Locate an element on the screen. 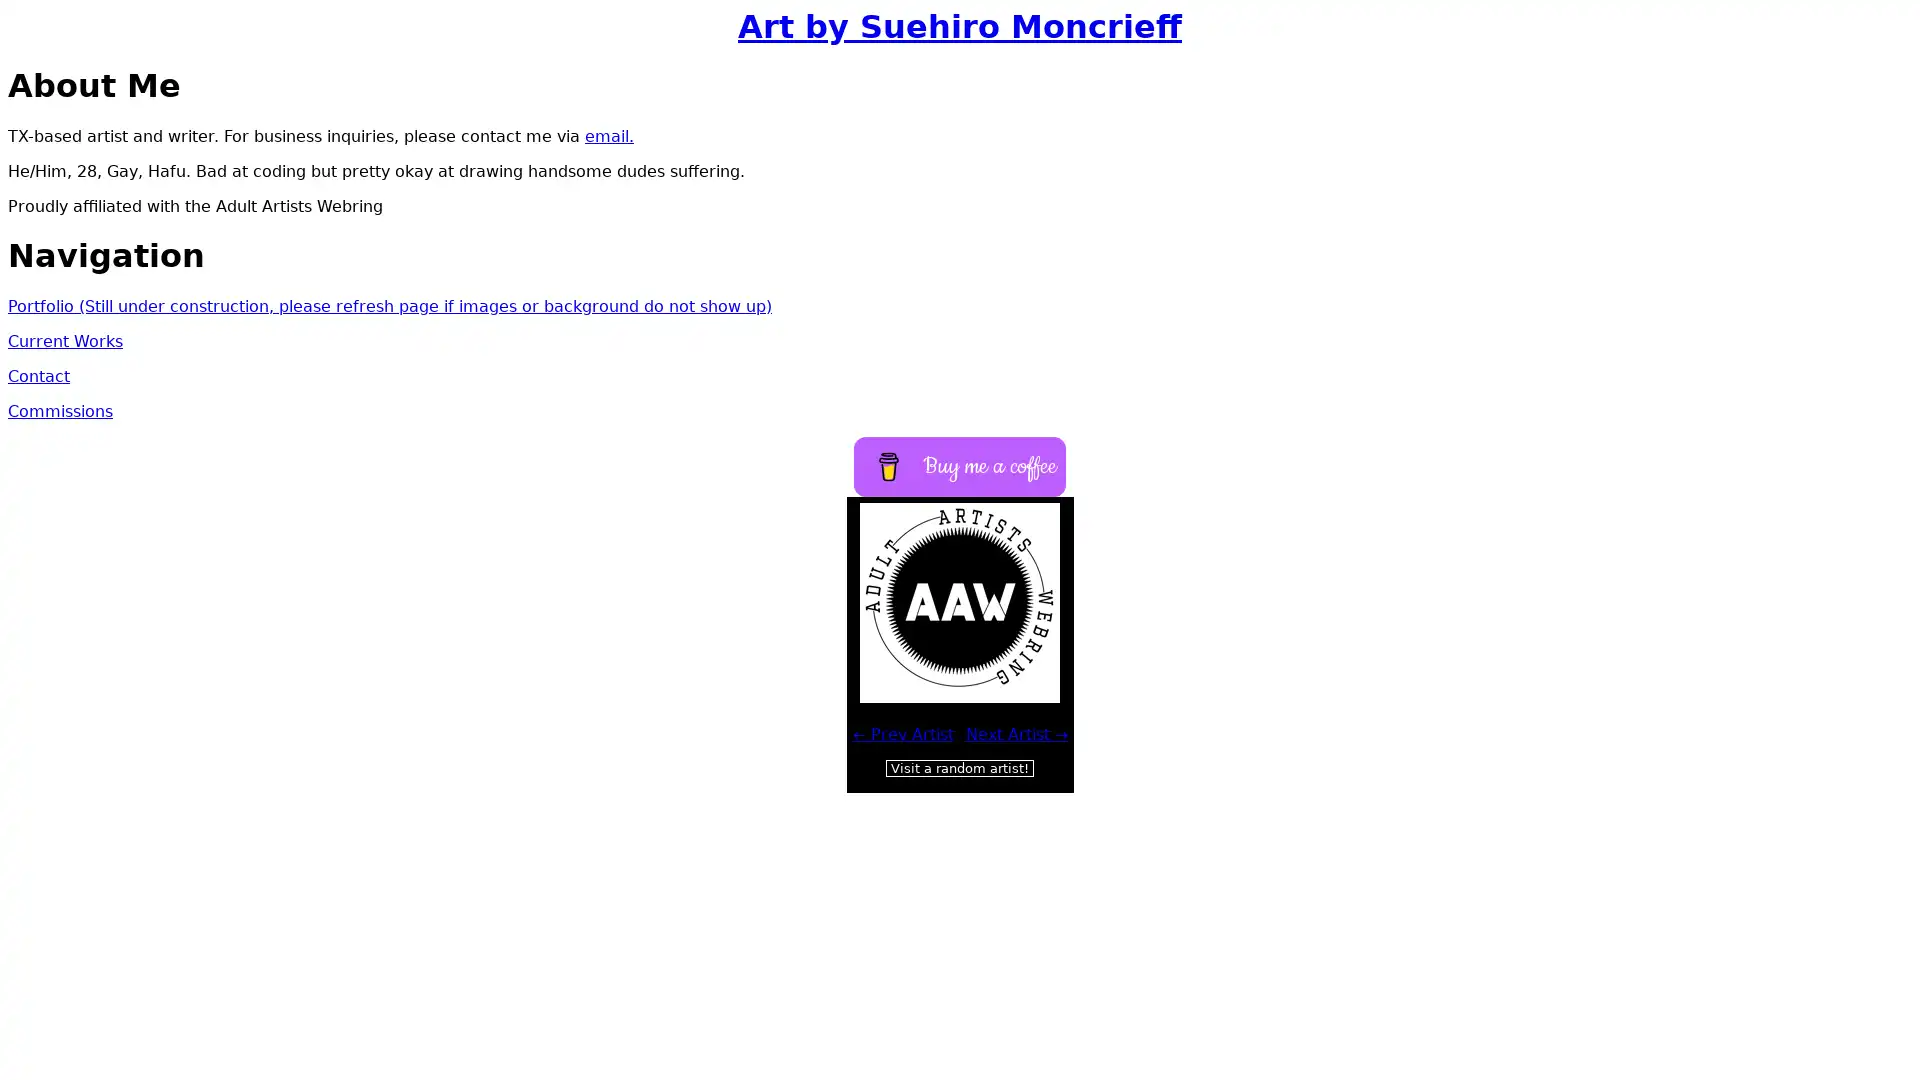  Visit a random artist! is located at coordinates (960, 766).